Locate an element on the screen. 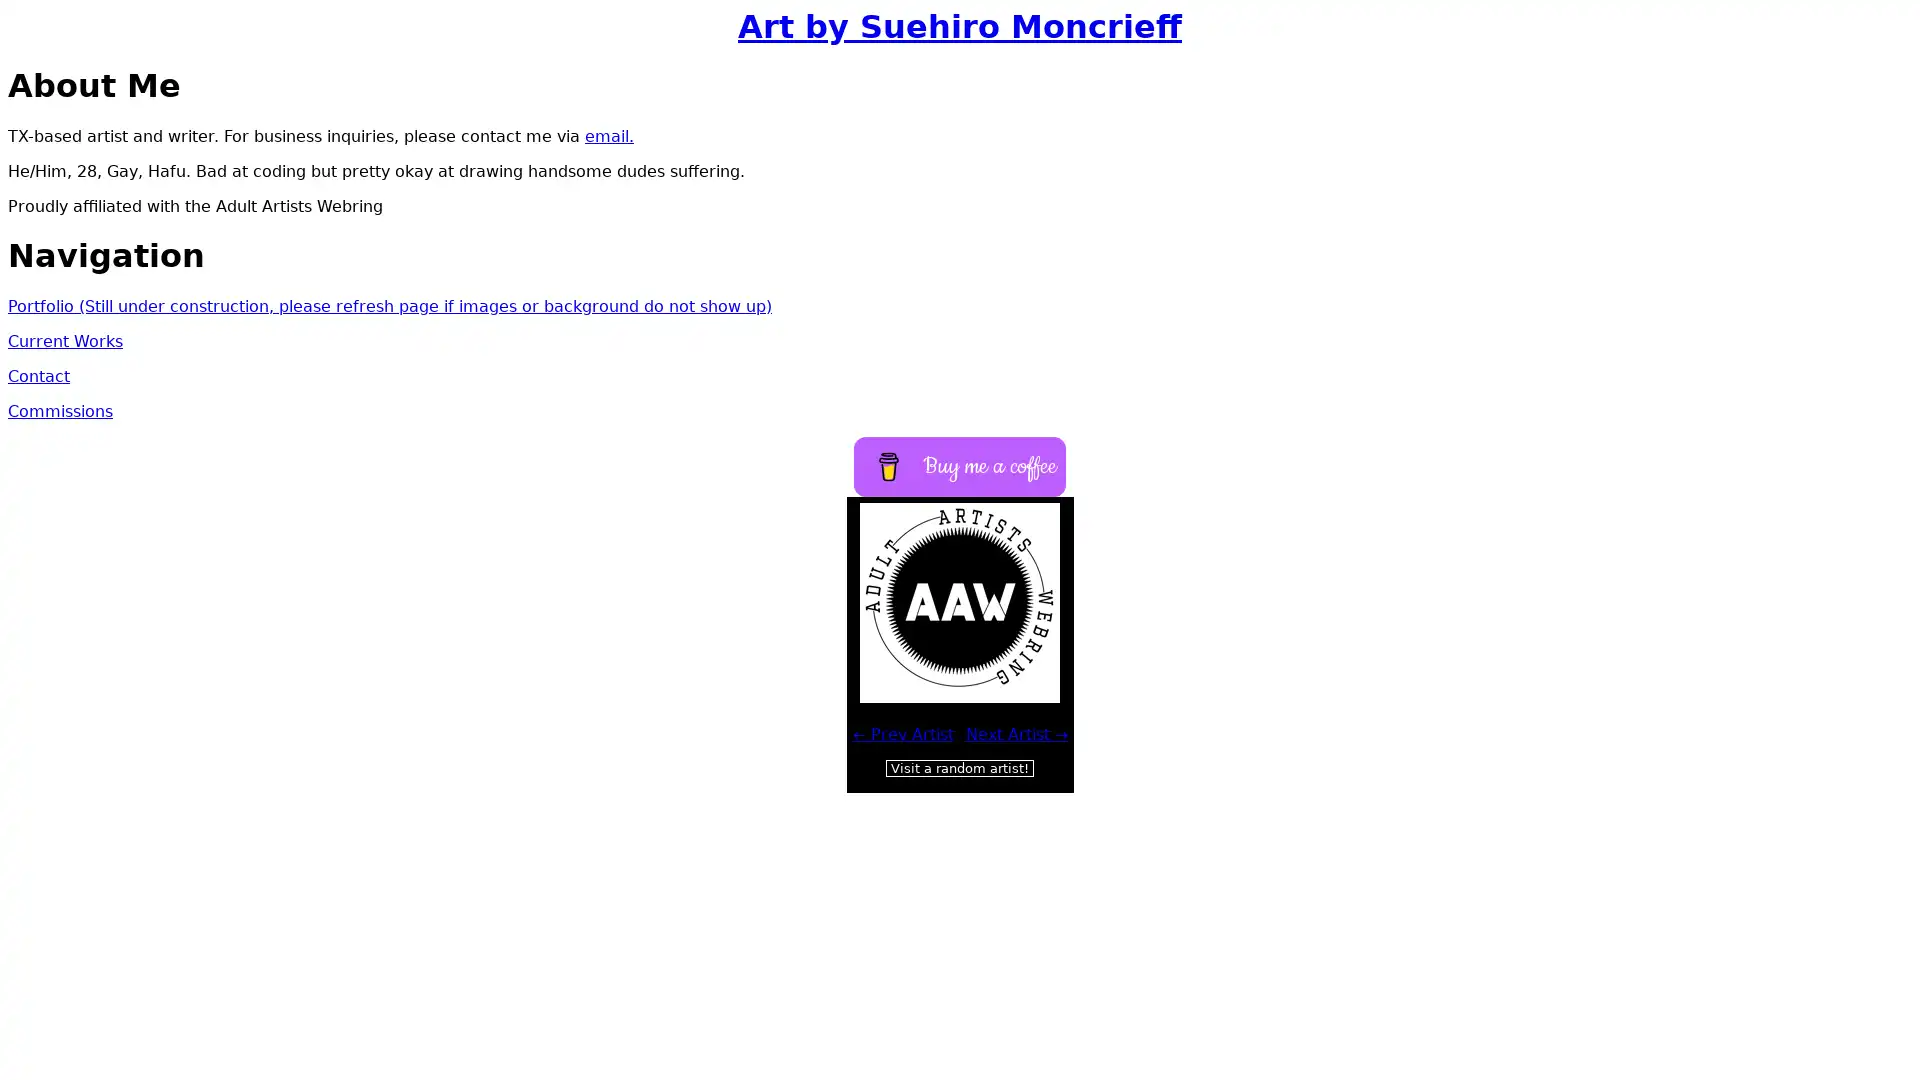  Visit a random artist! is located at coordinates (960, 766).